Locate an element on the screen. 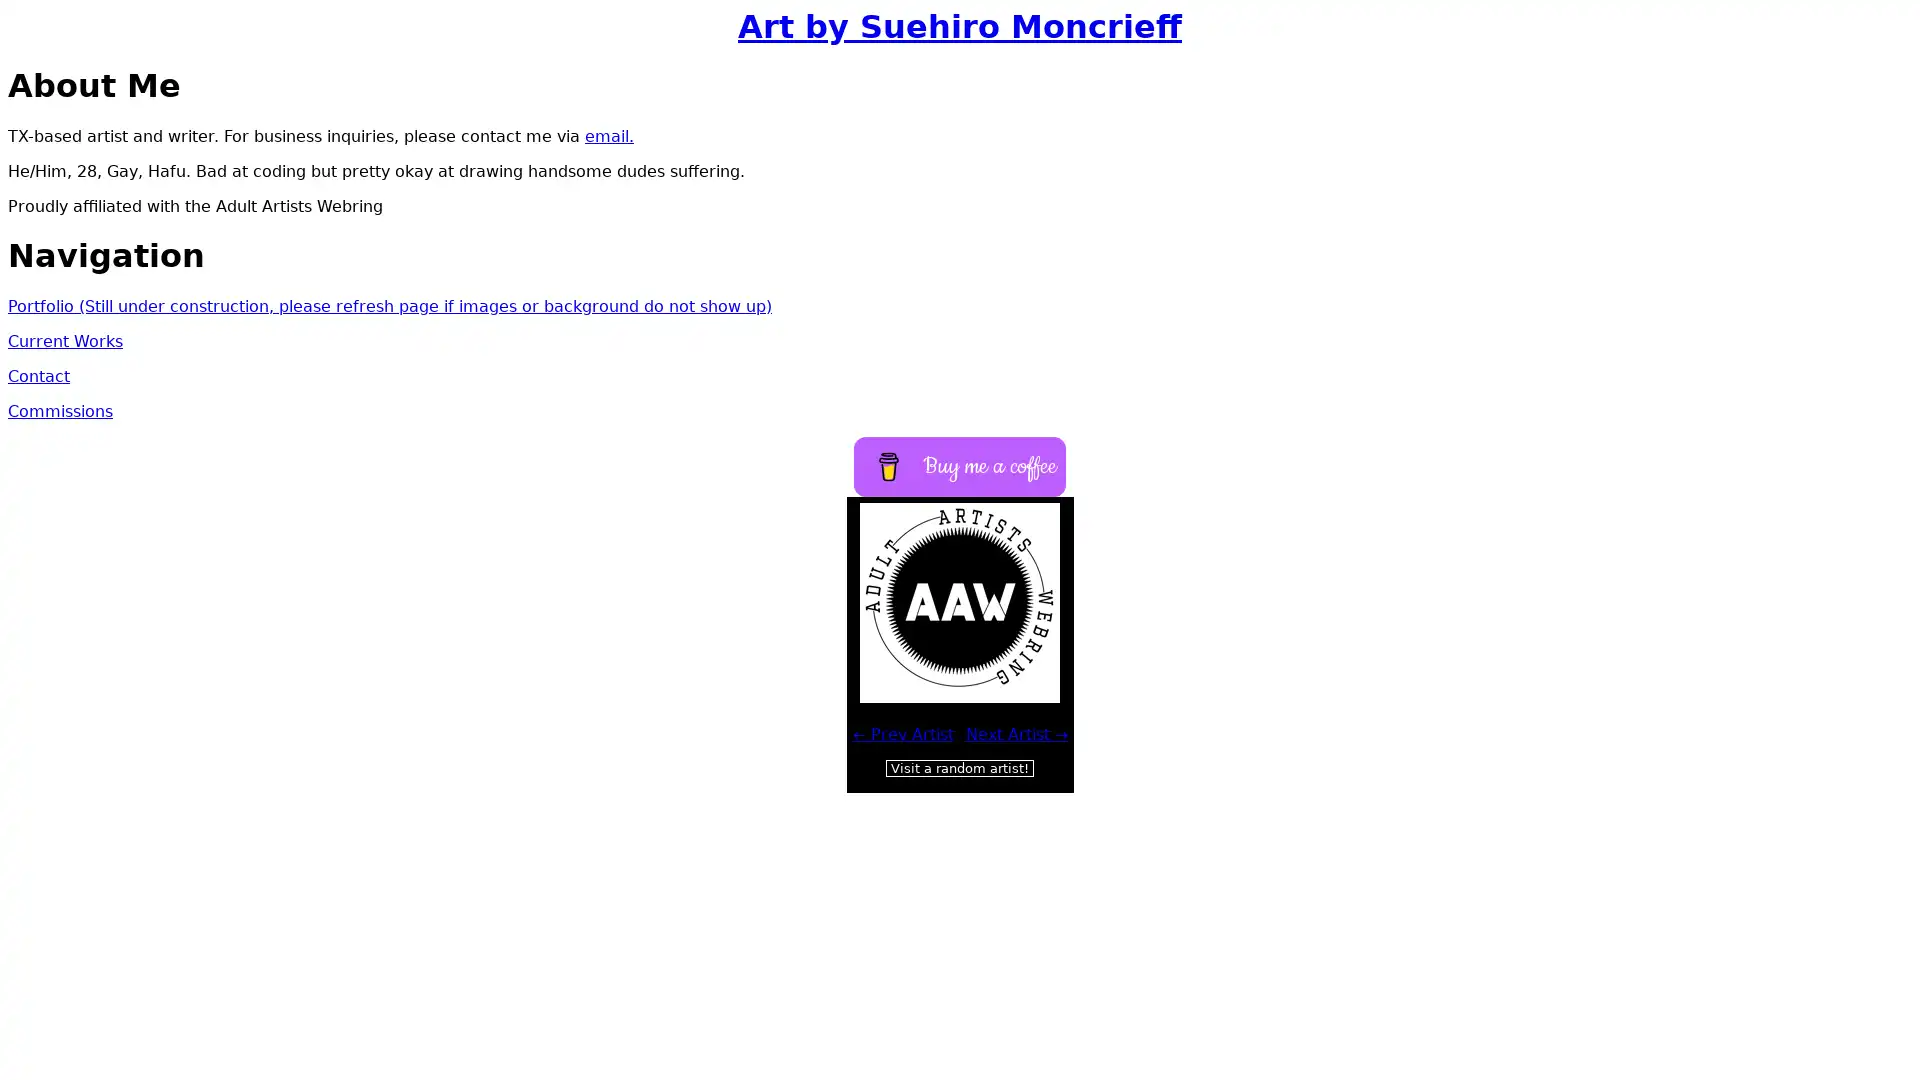  Visit a random artist! is located at coordinates (960, 766).